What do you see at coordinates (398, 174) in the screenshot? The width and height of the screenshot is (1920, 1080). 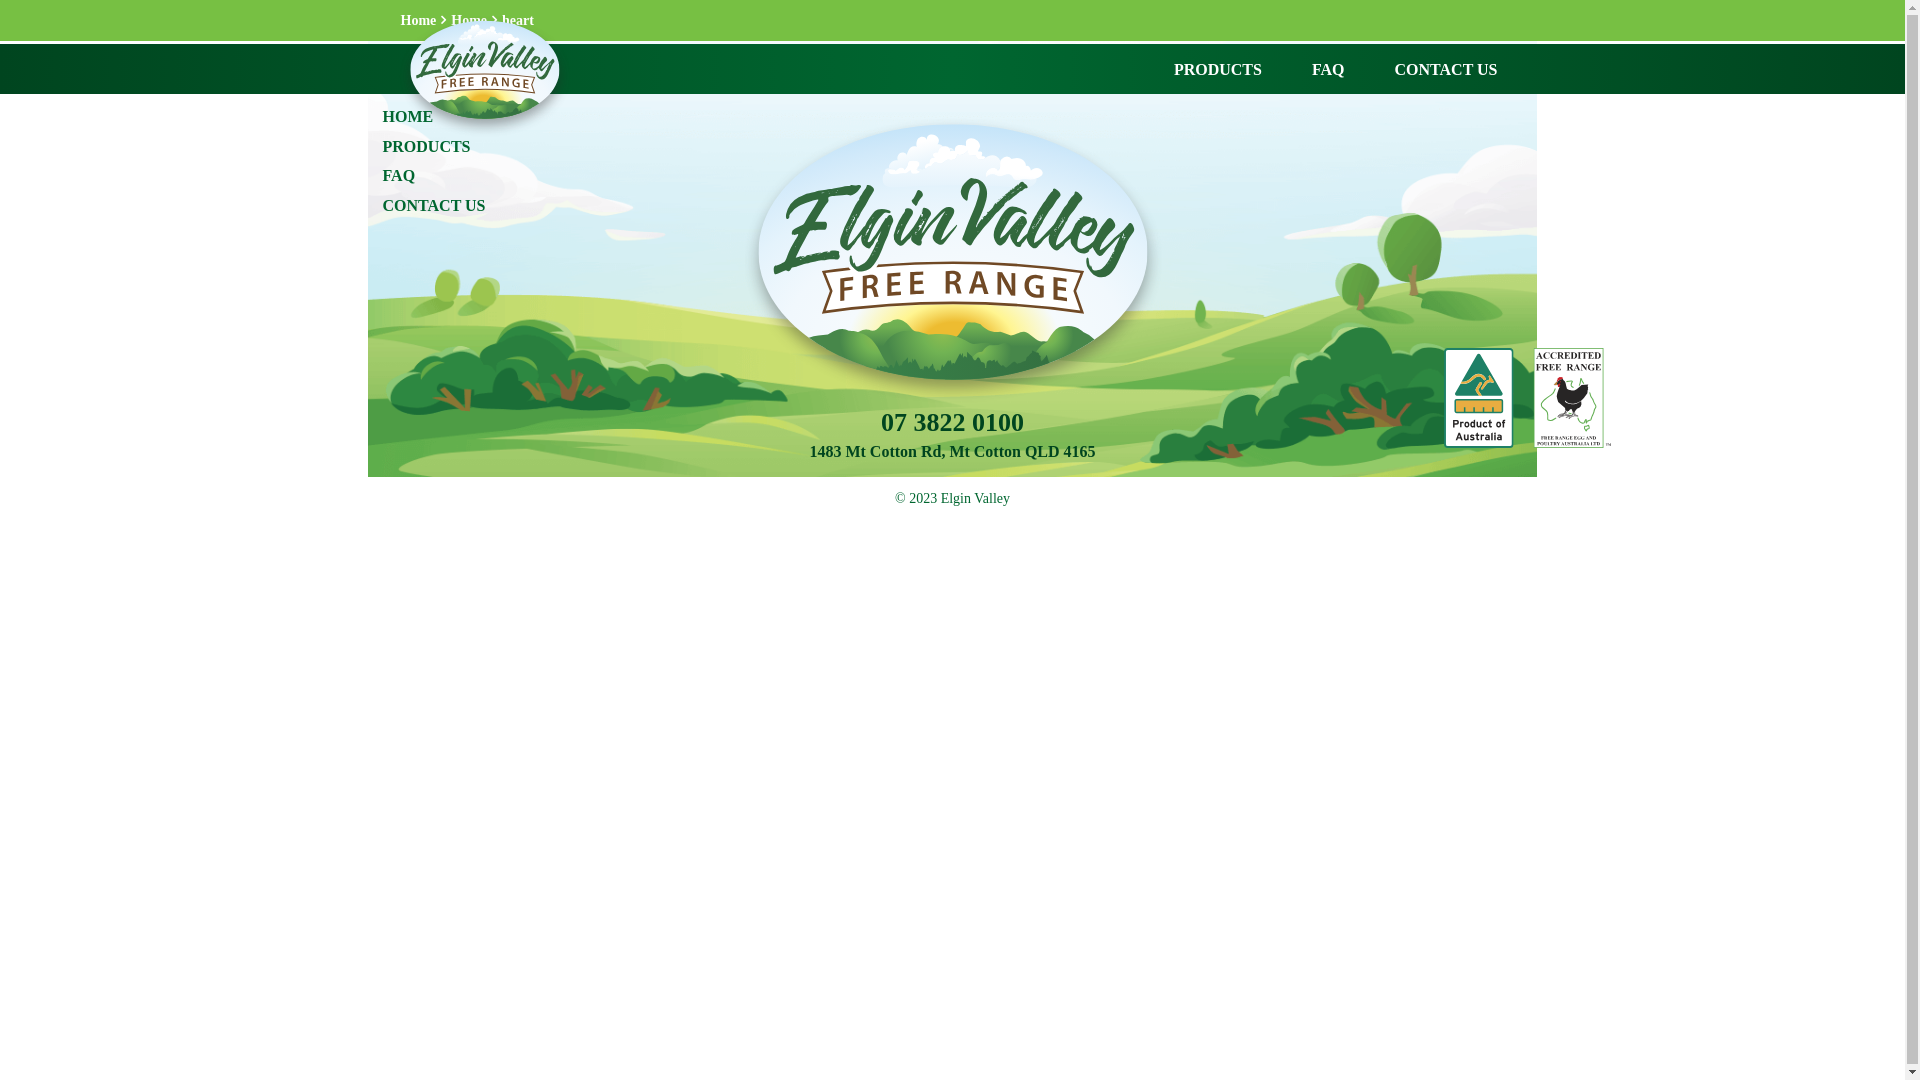 I see `'FAQ'` at bounding box center [398, 174].